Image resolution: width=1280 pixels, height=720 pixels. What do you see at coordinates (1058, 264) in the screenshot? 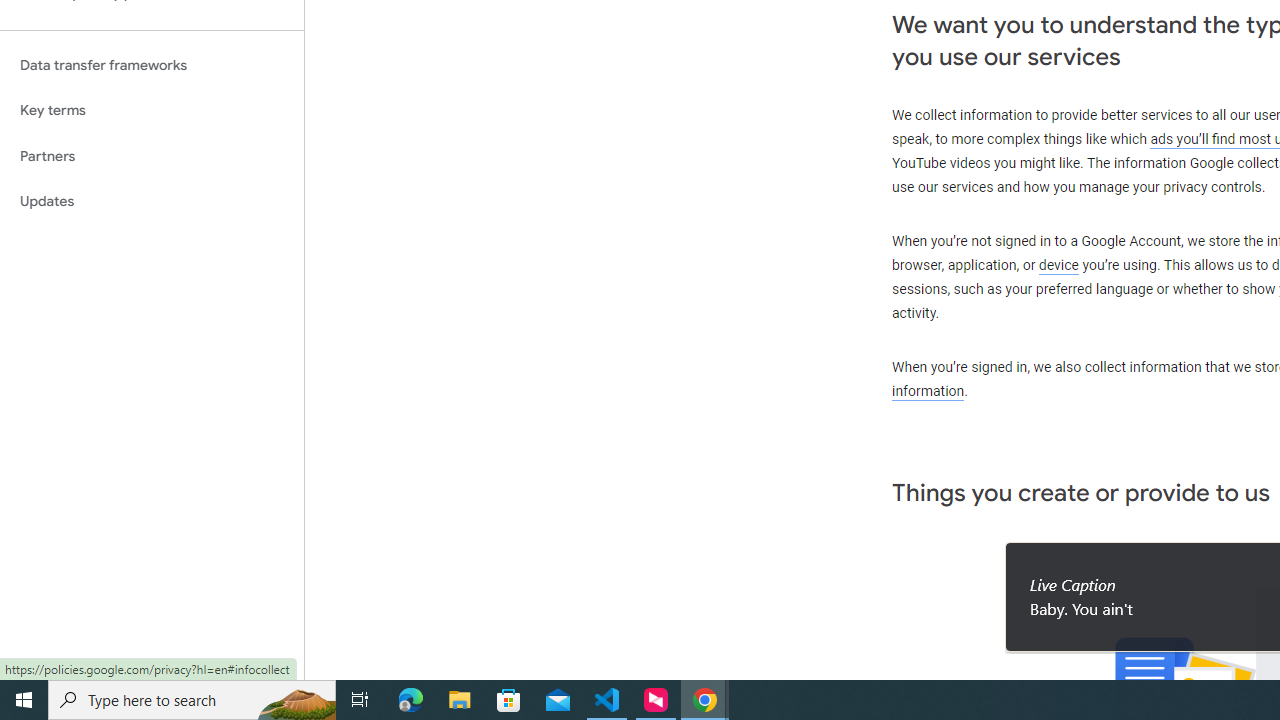
I see `'device'` at bounding box center [1058, 264].